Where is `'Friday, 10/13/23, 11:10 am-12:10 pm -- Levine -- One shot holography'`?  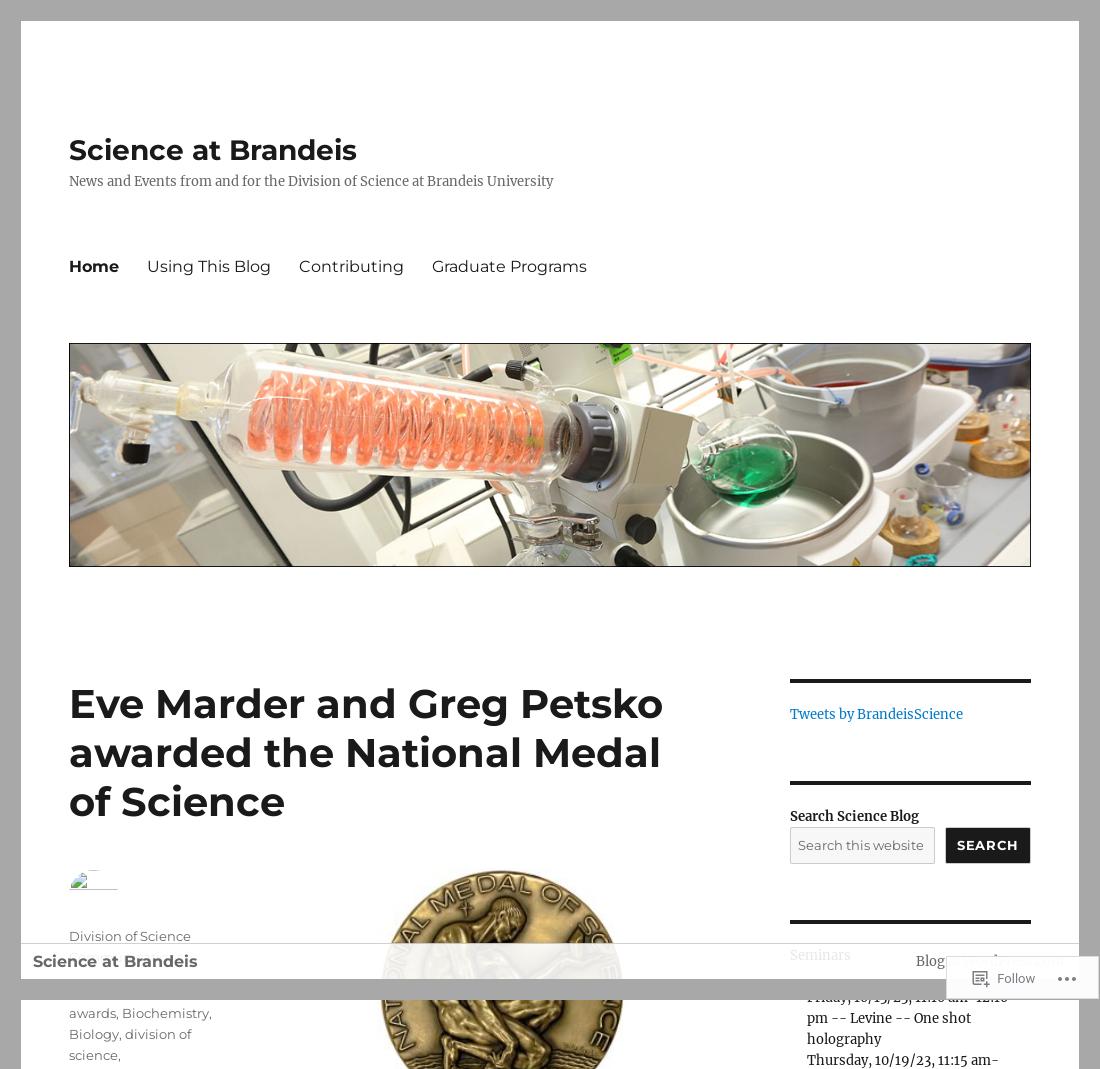
'Friday, 10/13/23, 11:10 am-12:10 pm -- Levine -- One shot holography' is located at coordinates (805, 1018).